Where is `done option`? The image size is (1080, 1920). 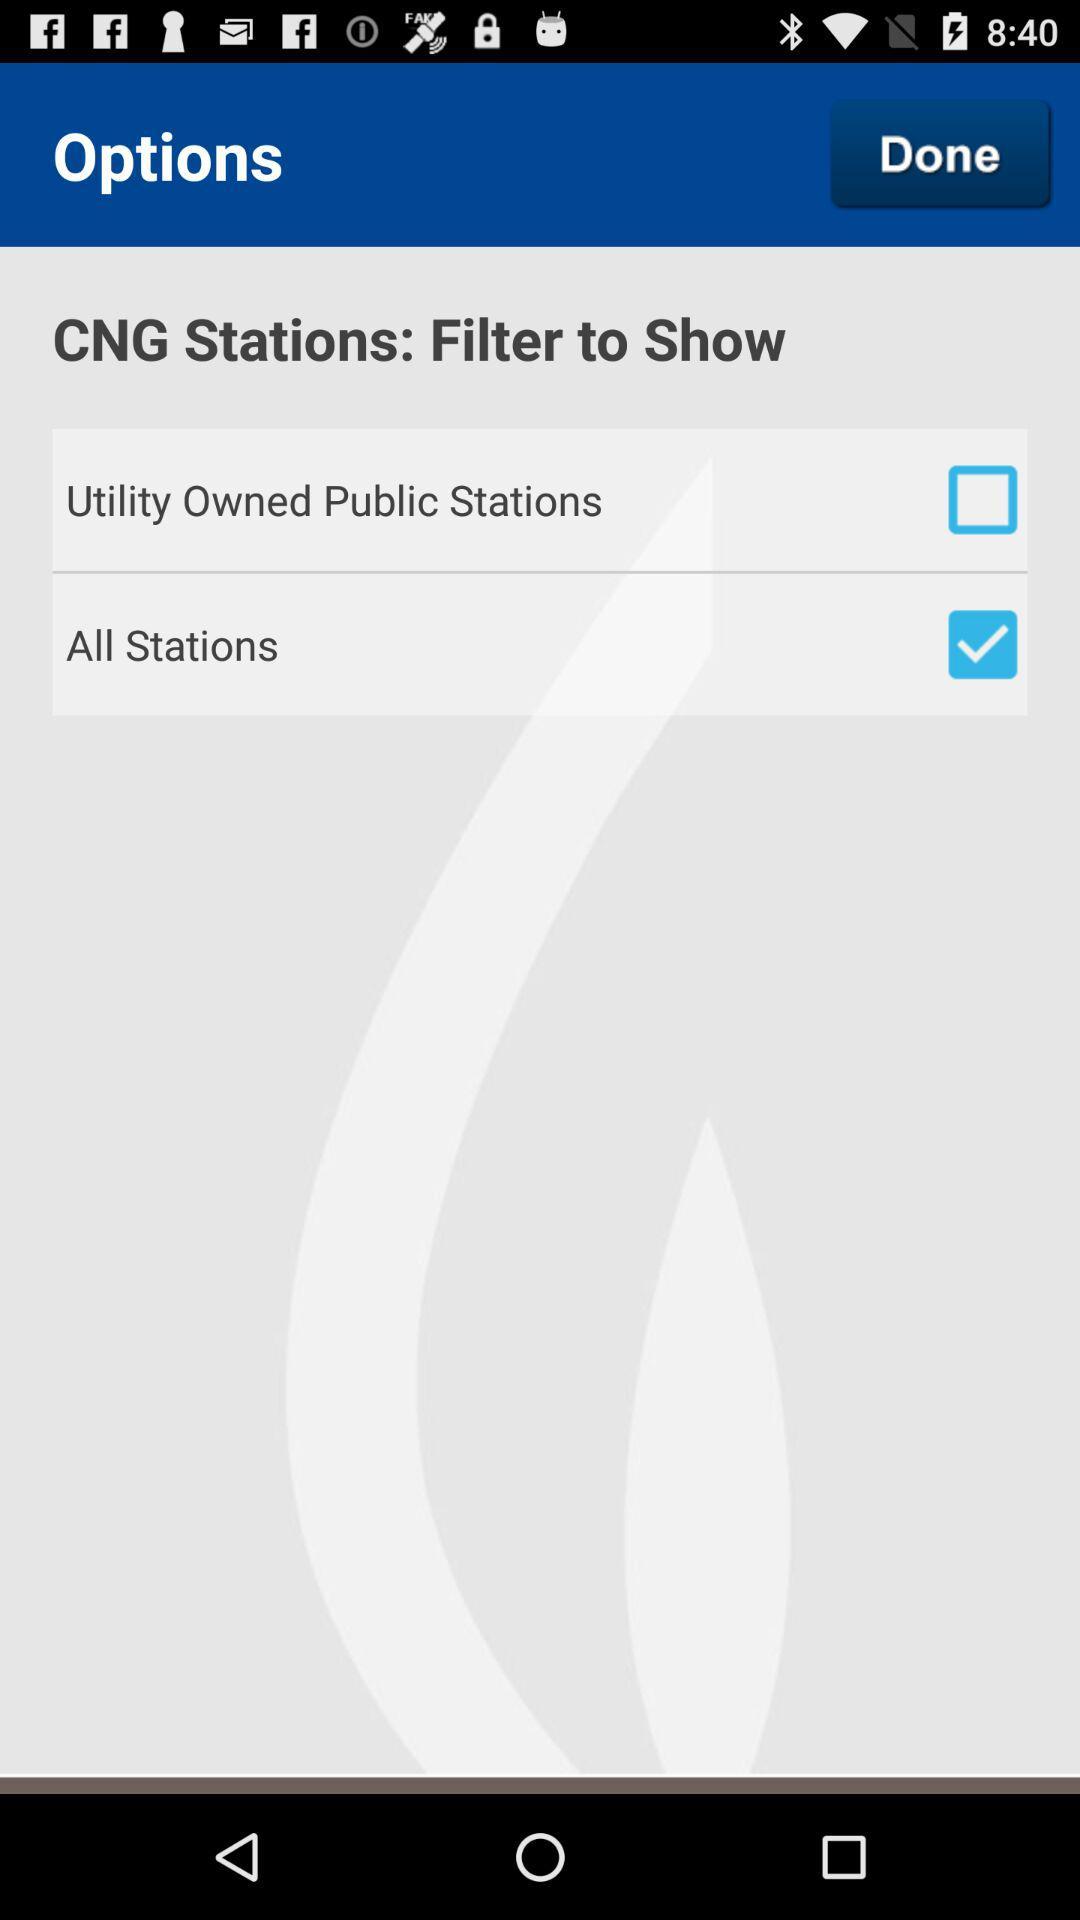
done option is located at coordinates (941, 153).